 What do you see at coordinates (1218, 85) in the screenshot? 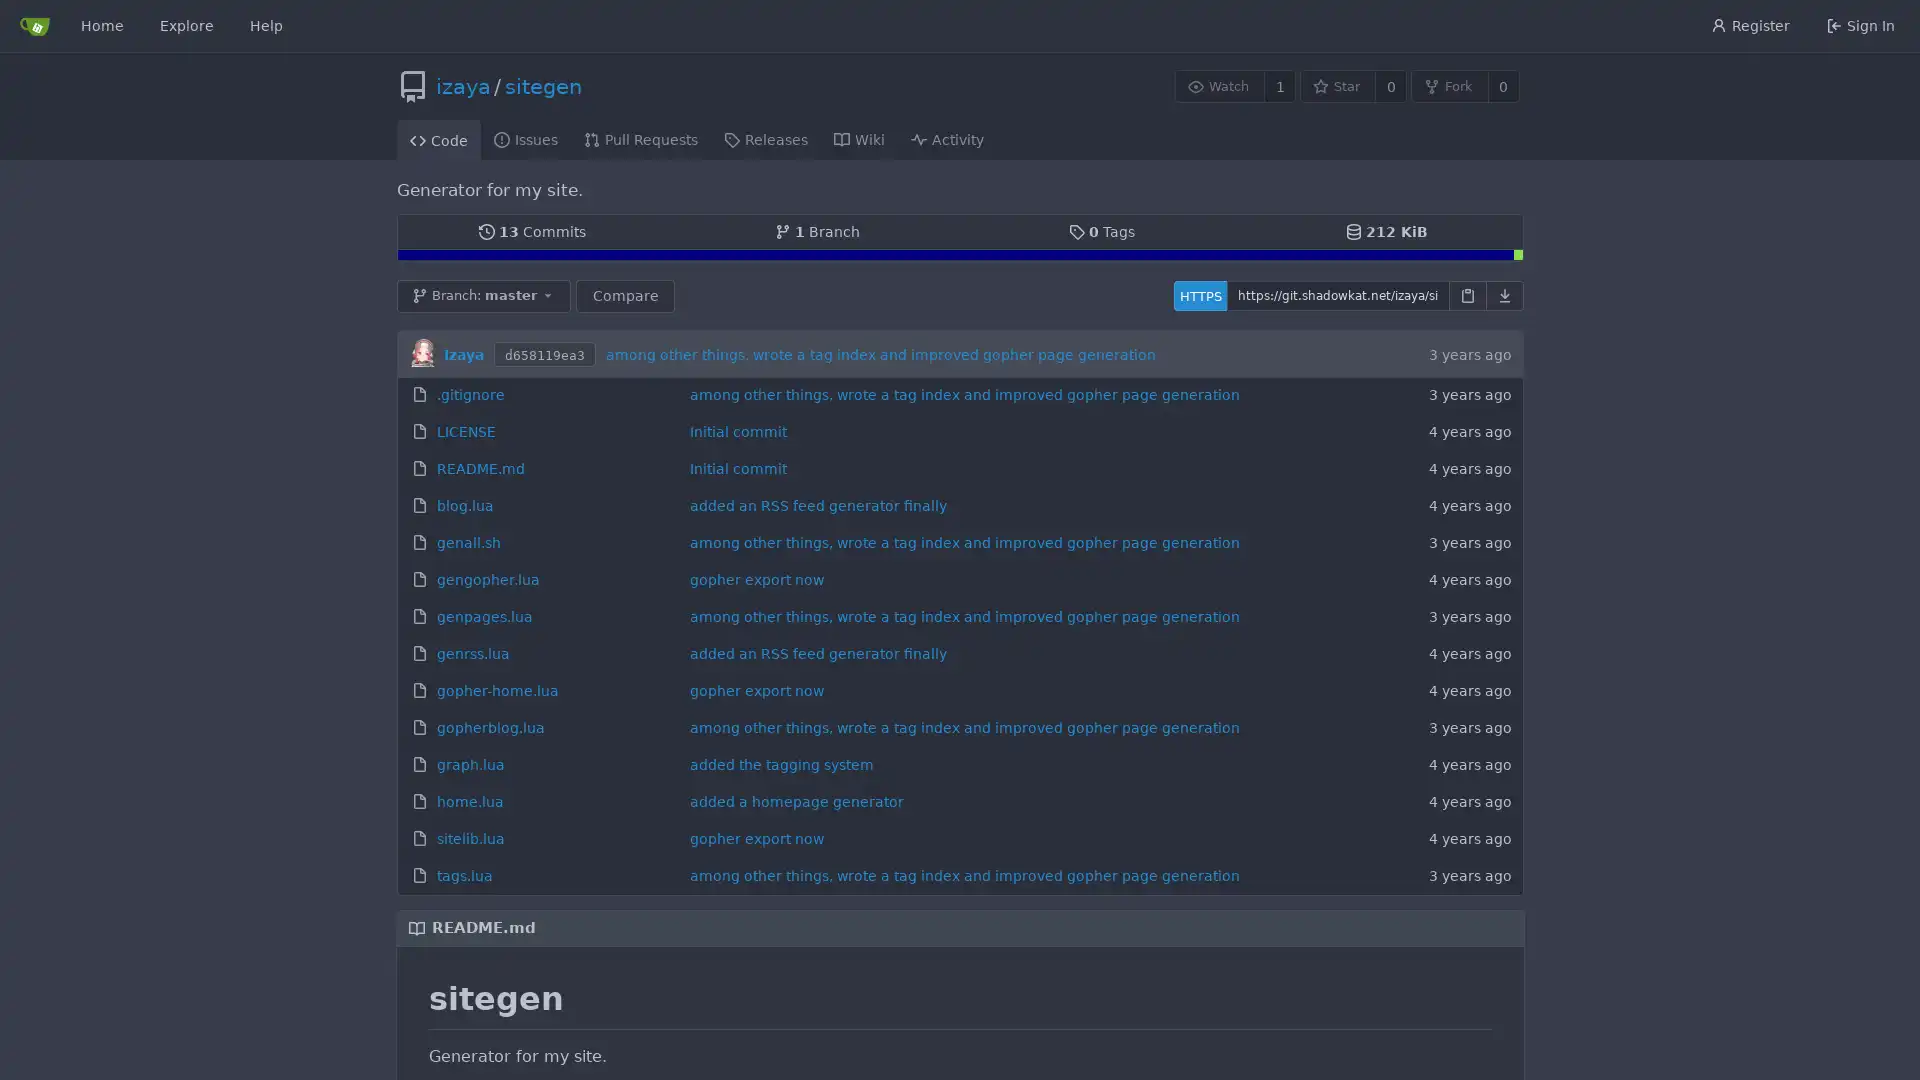
I see `Watch` at bounding box center [1218, 85].